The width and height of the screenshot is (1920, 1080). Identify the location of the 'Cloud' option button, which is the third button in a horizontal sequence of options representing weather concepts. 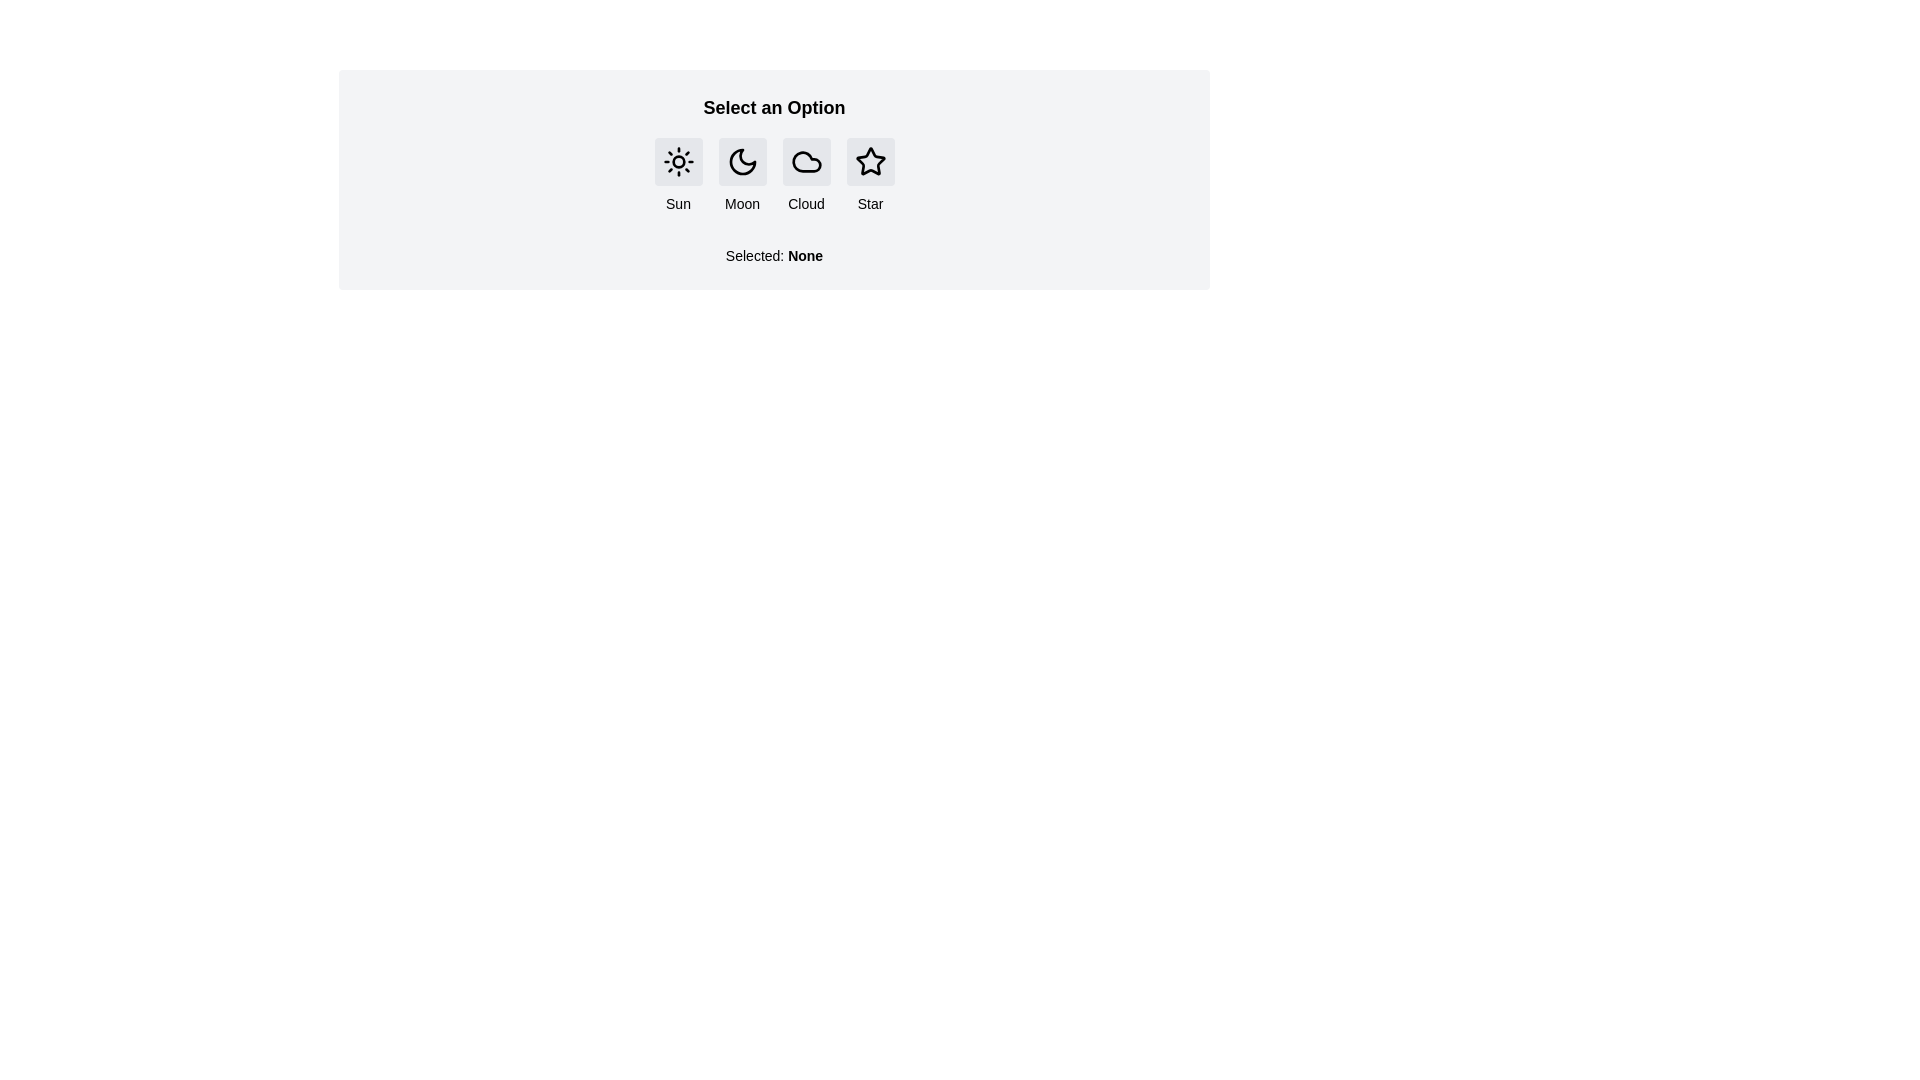
(806, 175).